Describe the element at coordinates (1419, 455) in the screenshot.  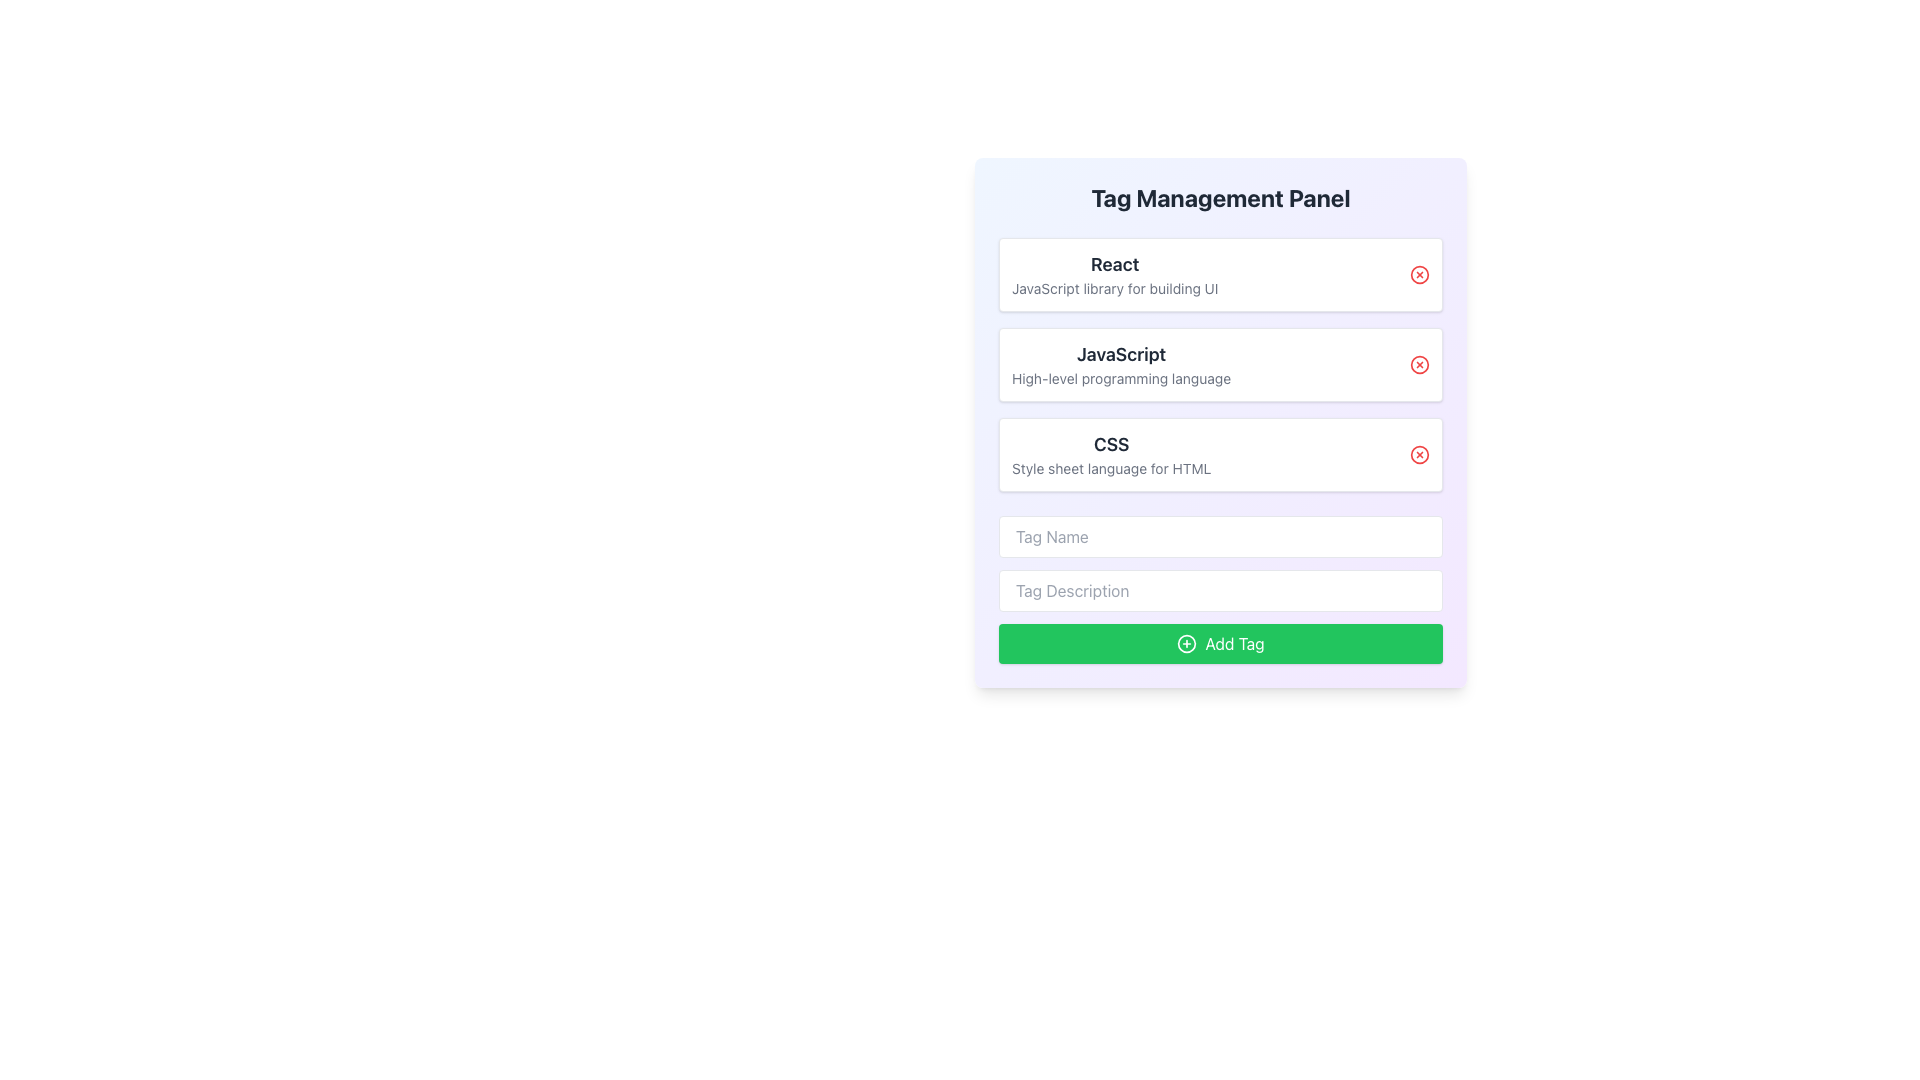
I see `the delete button located at the far right of the third entry in the tag list, which represents the 'CSS' entry in the Tag Management Panel` at that location.